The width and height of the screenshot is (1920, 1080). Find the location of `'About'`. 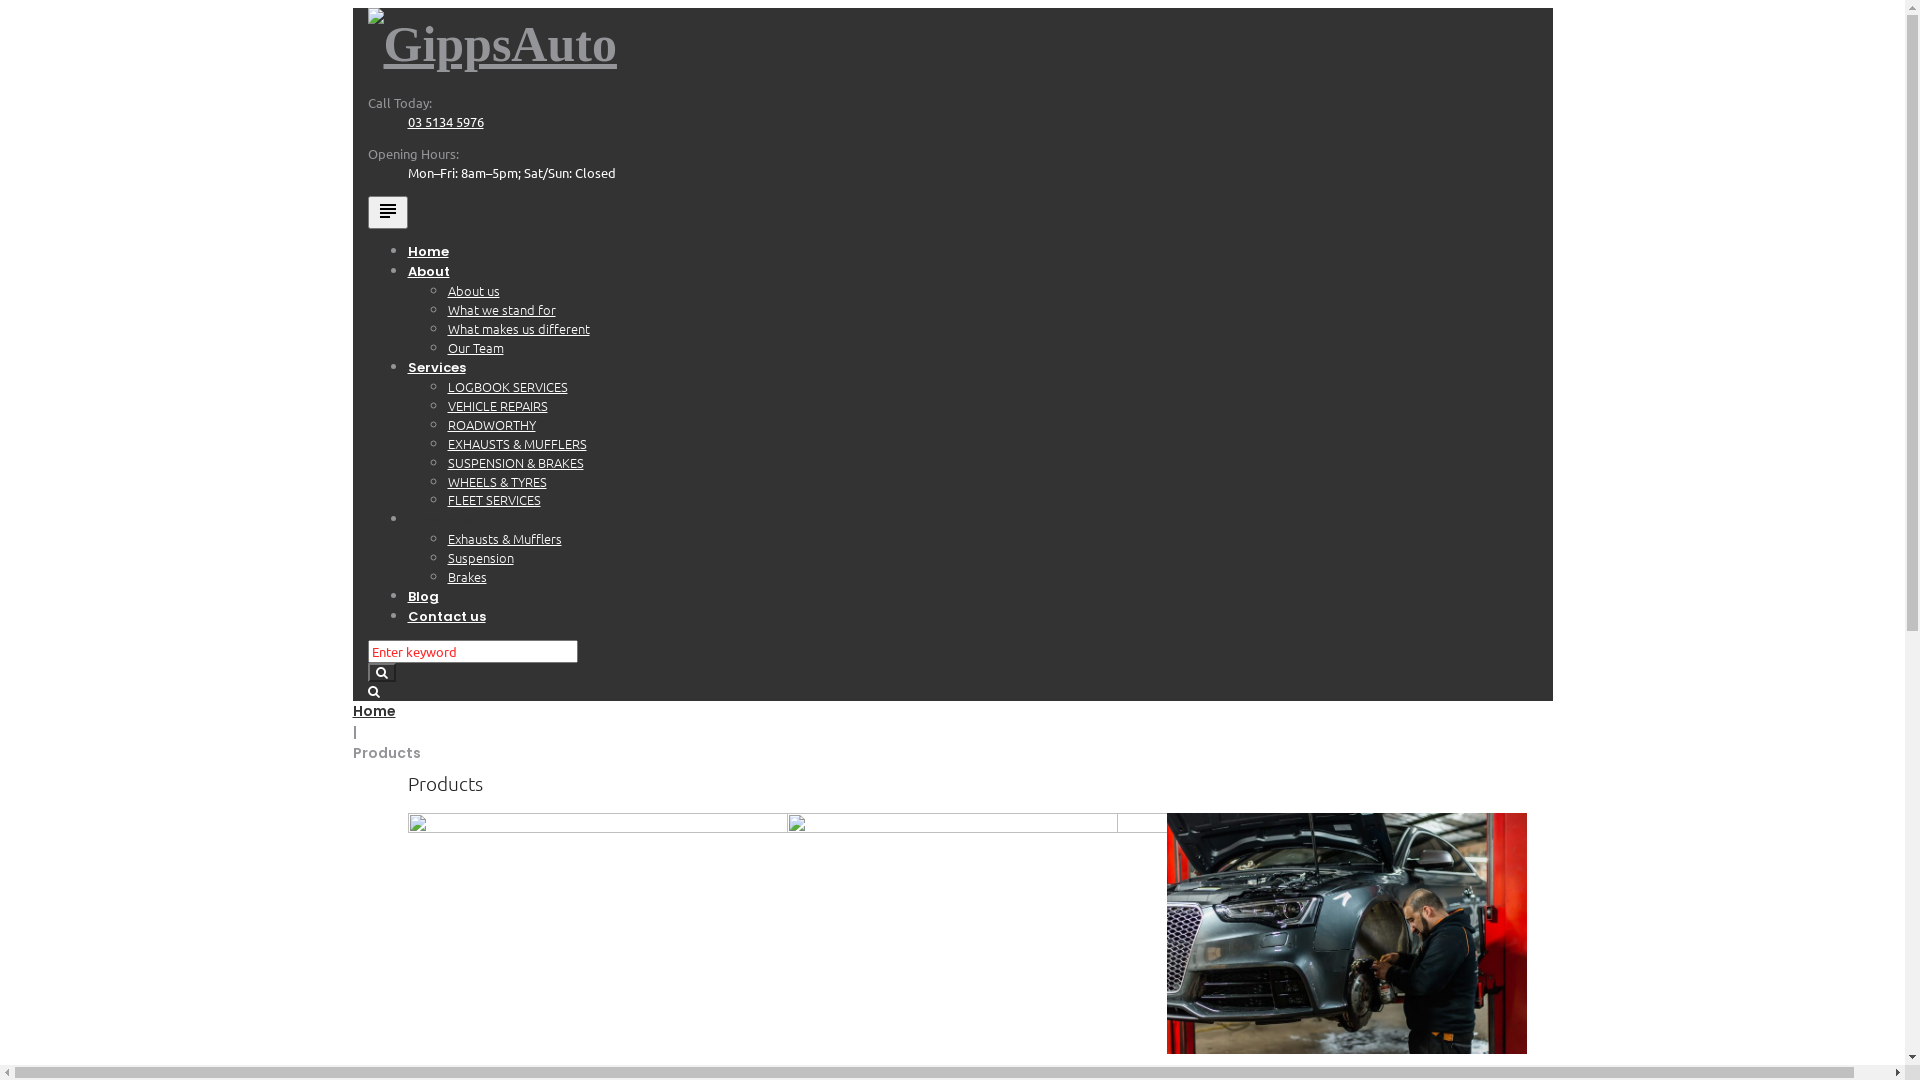

'About' is located at coordinates (427, 271).